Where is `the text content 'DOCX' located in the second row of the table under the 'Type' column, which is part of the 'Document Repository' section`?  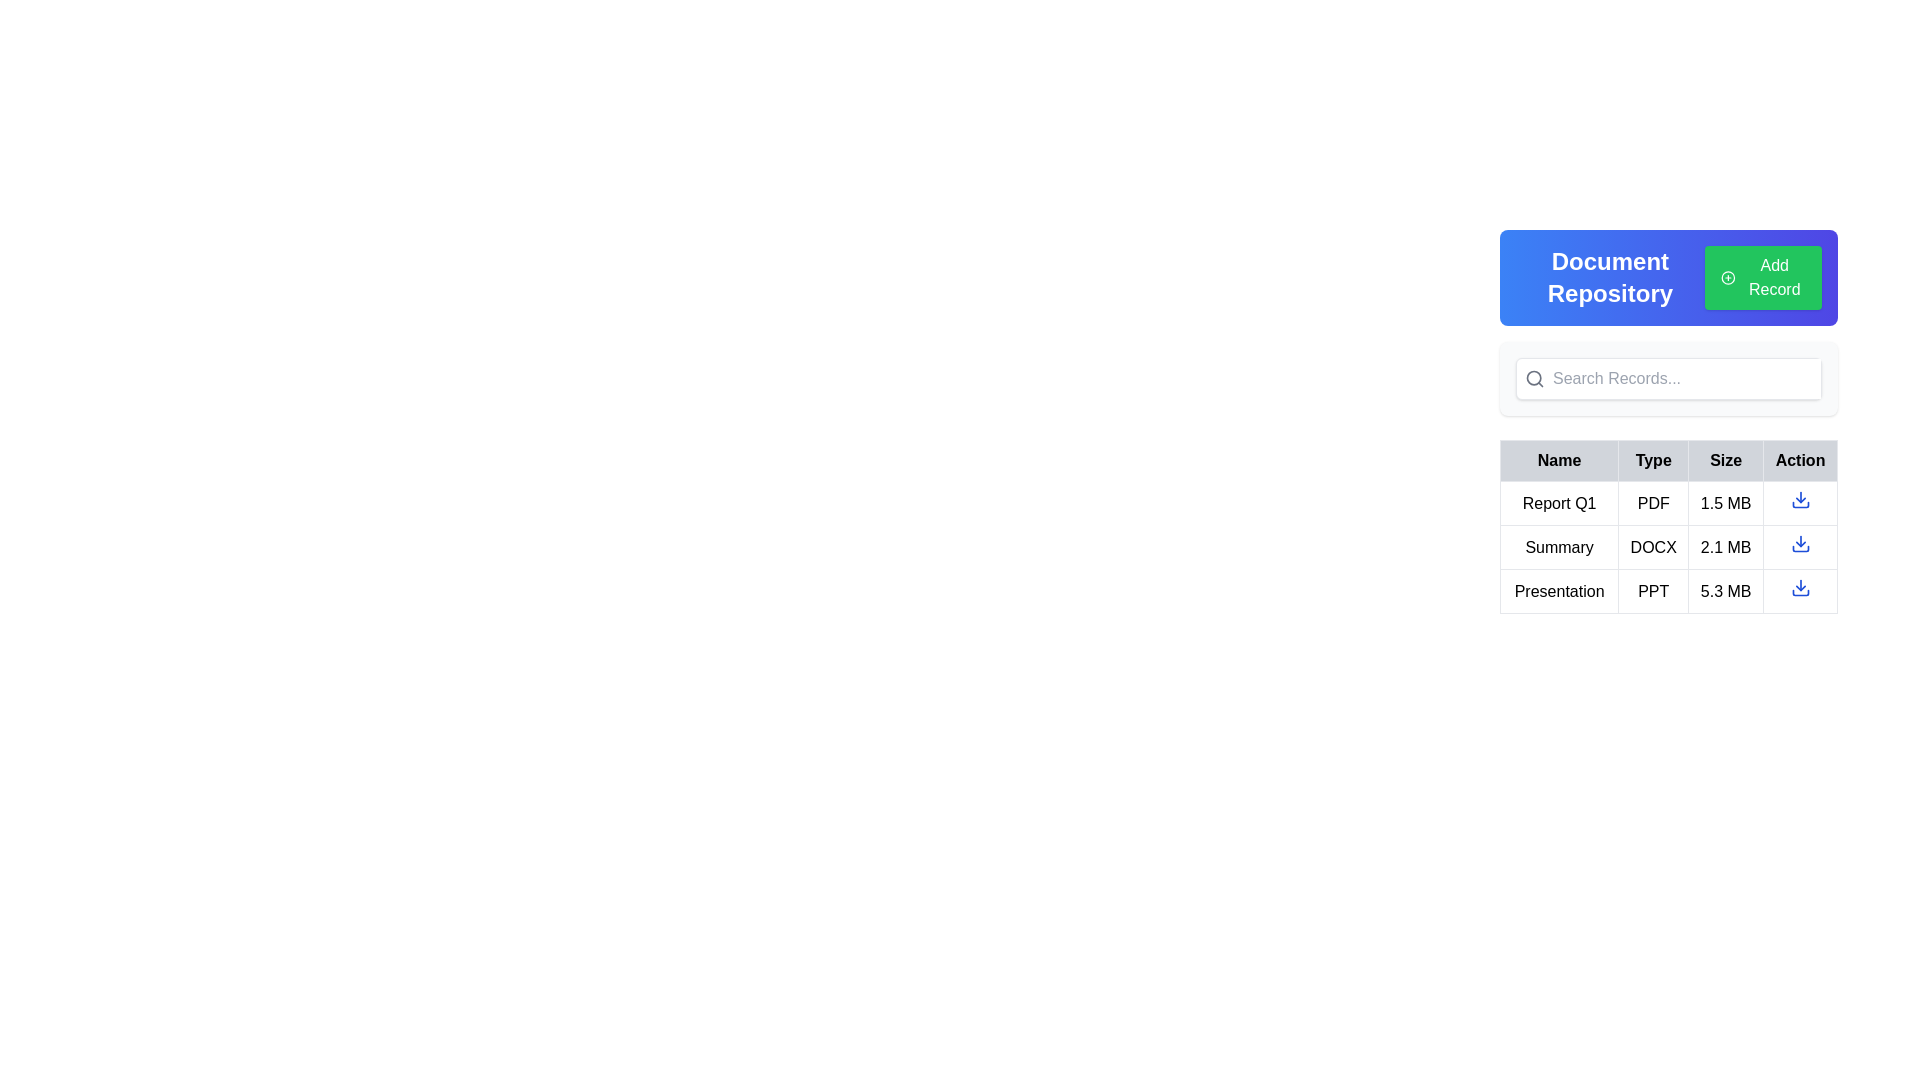 the text content 'DOCX' located in the second row of the table under the 'Type' column, which is part of the 'Document Repository' section is located at coordinates (1669, 547).